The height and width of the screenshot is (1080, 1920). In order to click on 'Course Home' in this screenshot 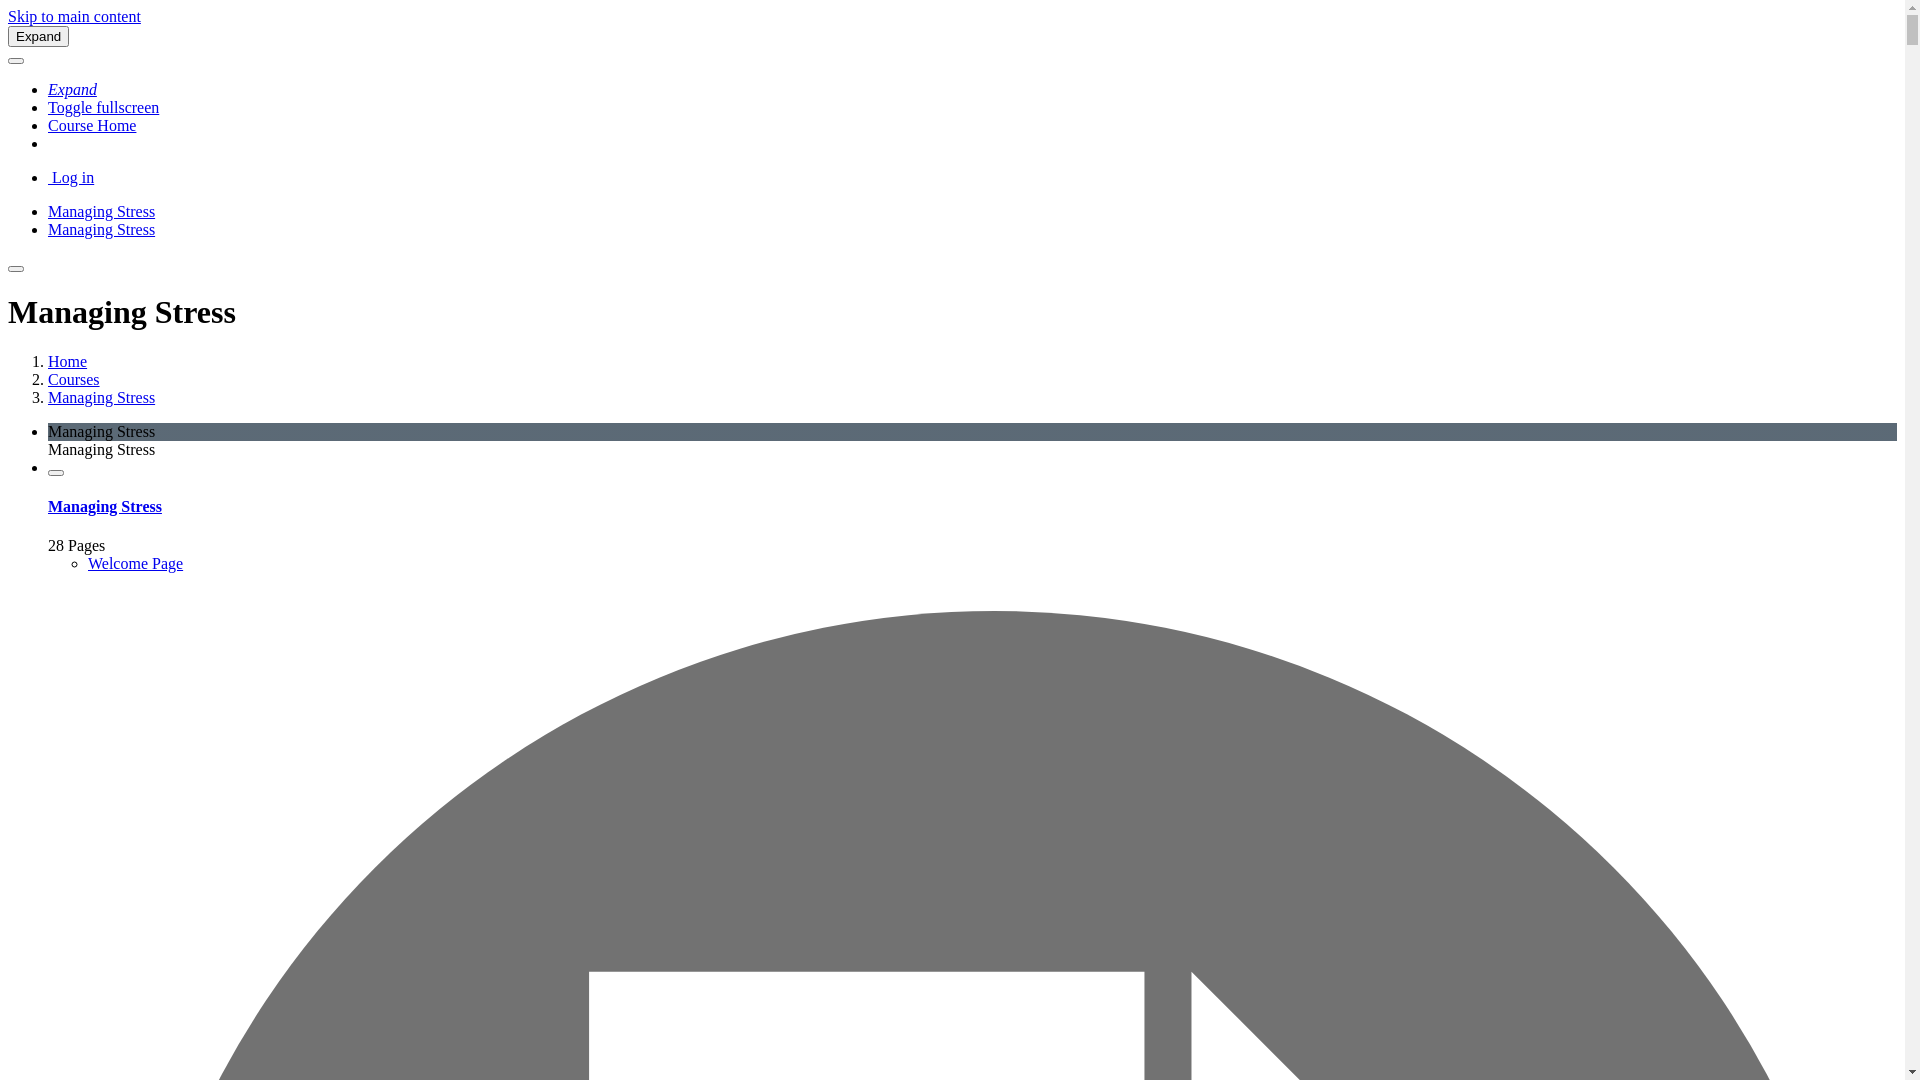, I will do `click(90, 125)`.